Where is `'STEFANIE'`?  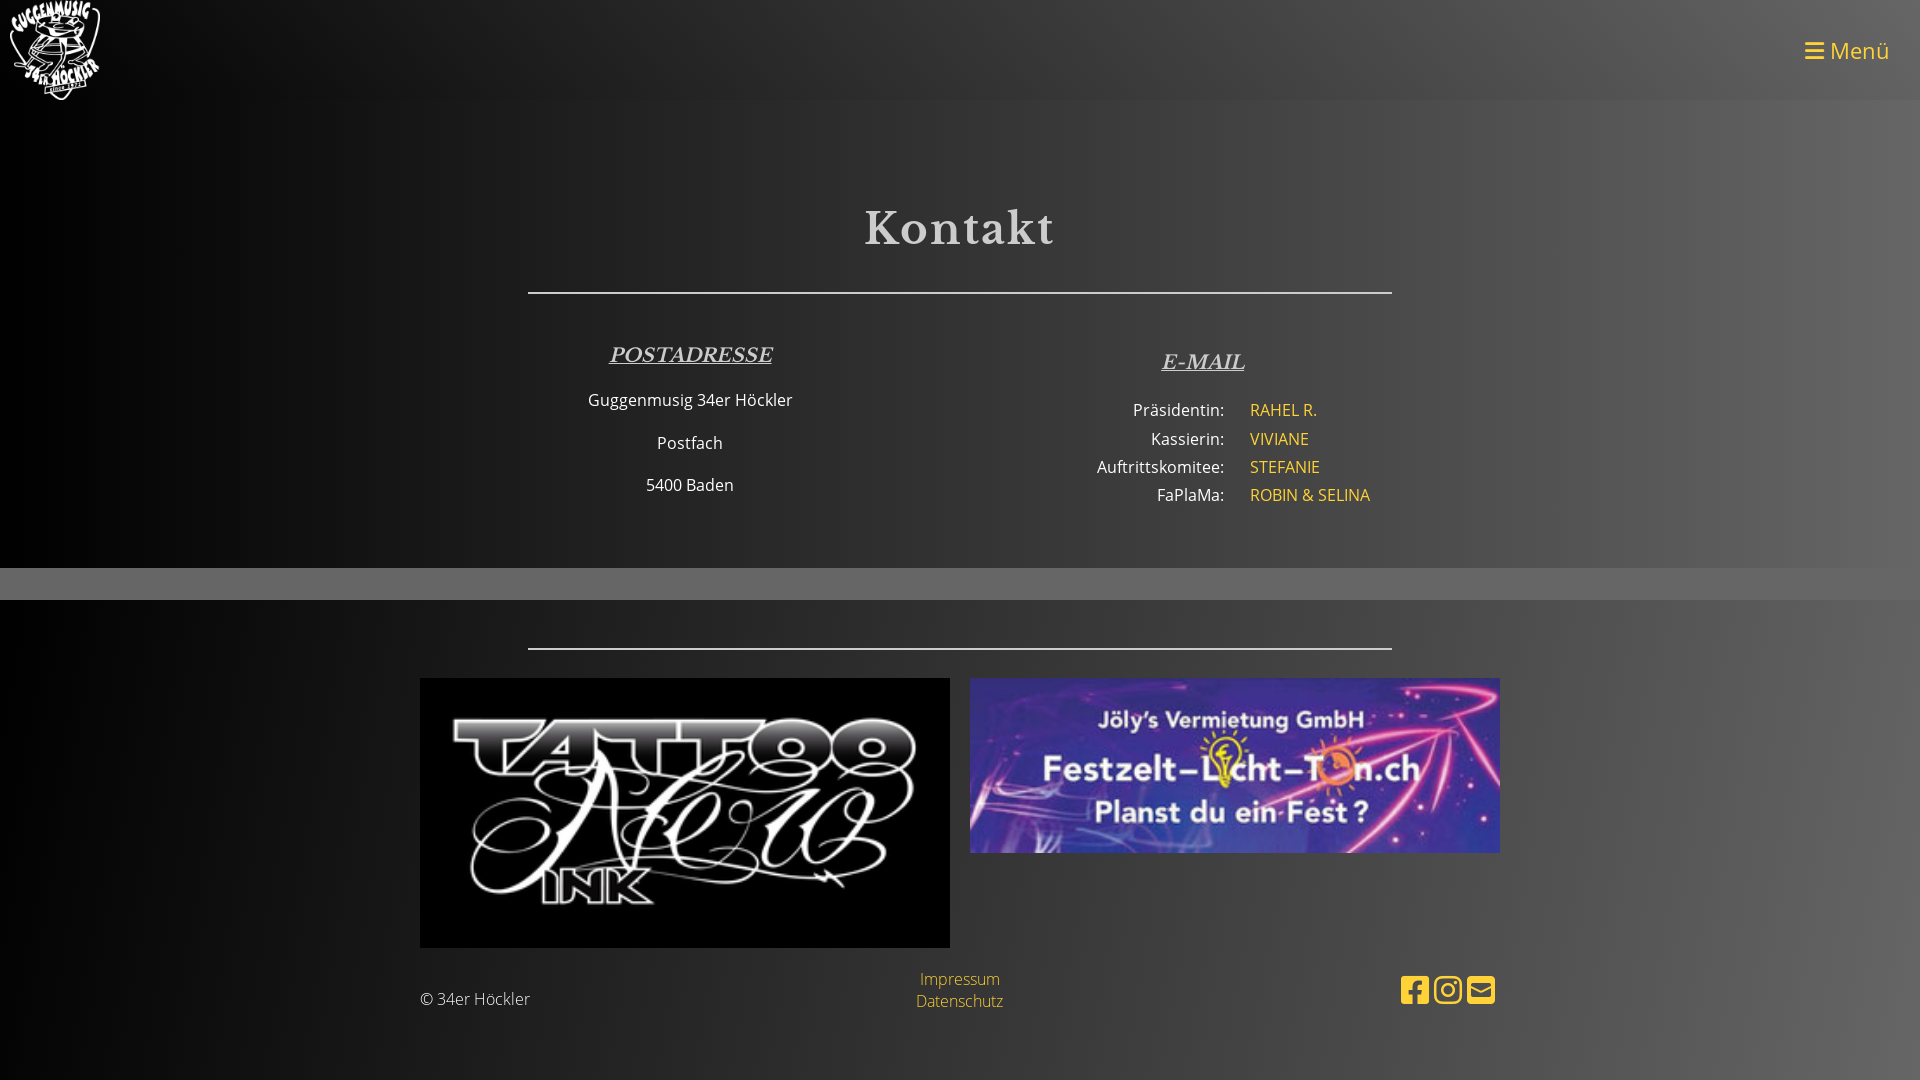
'STEFANIE' is located at coordinates (1248, 466).